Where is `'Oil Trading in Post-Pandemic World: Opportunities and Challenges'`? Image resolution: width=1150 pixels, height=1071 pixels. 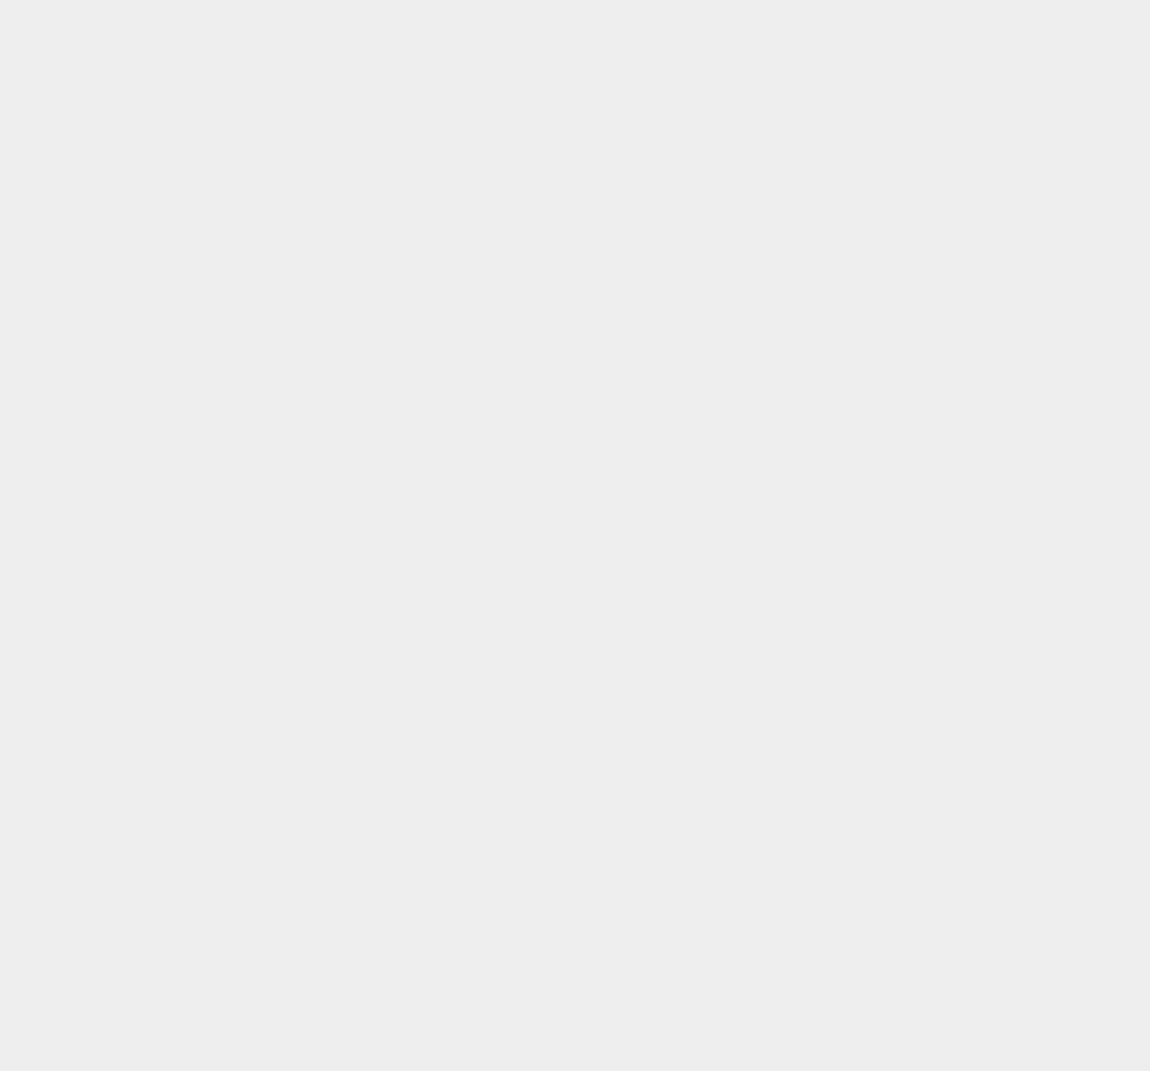
'Oil Trading in Post-Pandemic World: Opportunities and Challenges' is located at coordinates (851, 63).